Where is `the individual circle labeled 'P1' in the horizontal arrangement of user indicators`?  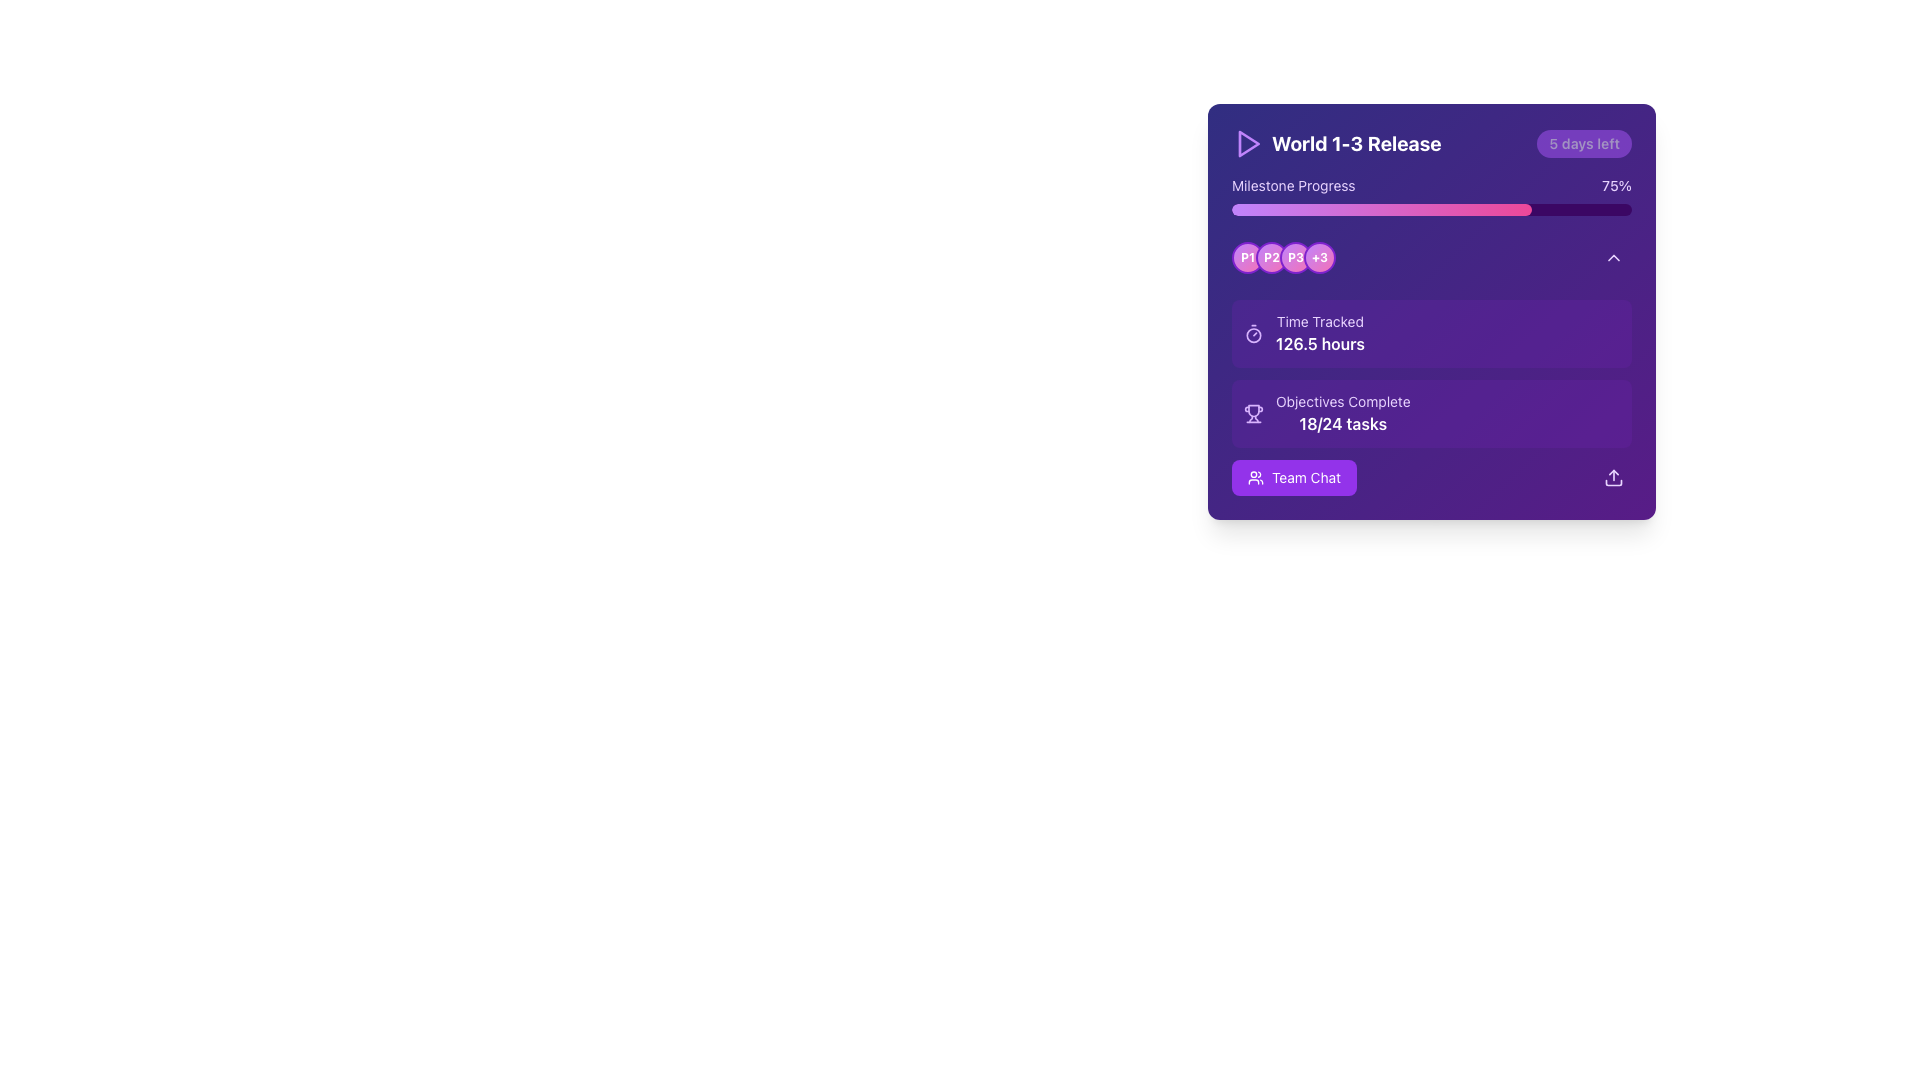 the individual circle labeled 'P1' in the horizontal arrangement of user indicators is located at coordinates (1283, 257).